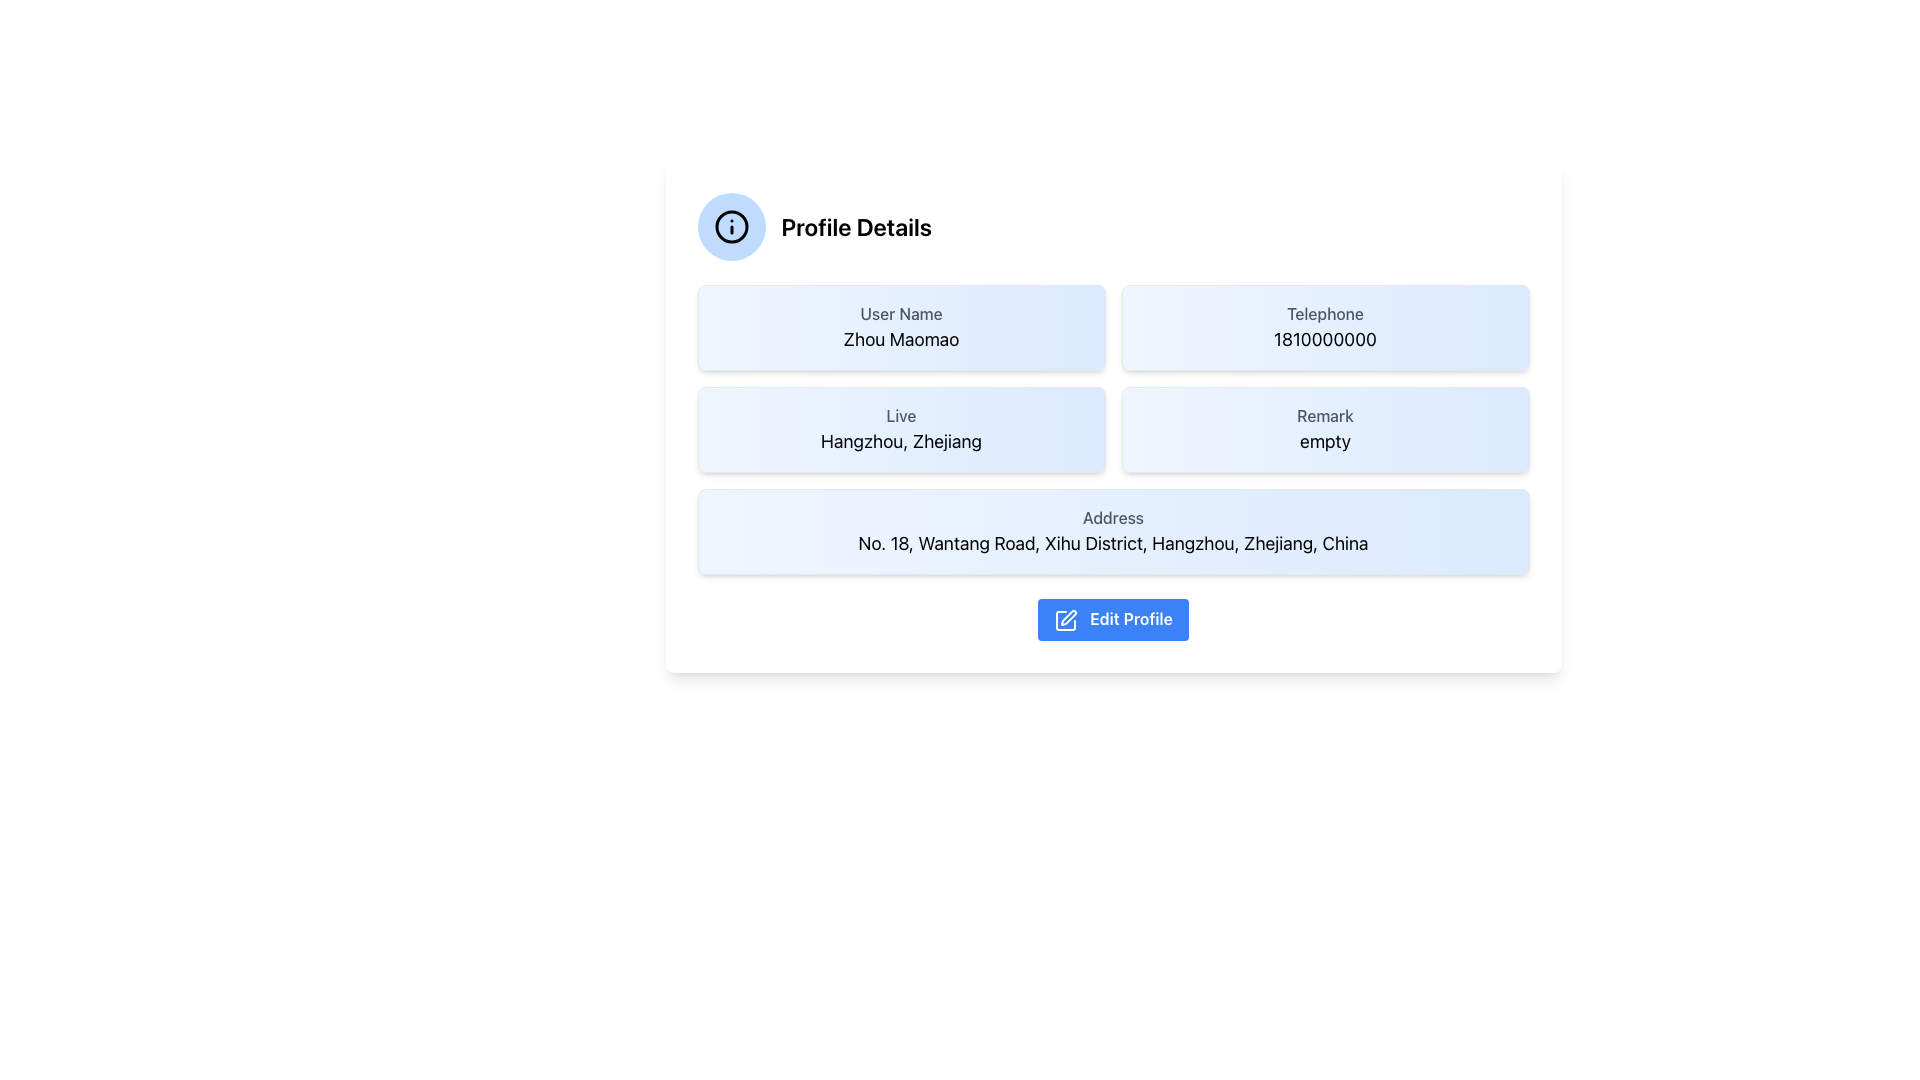 The image size is (1920, 1080). What do you see at coordinates (1065, 619) in the screenshot?
I see `the visual design of the pen icon overlaying the 'Edit Profile' button, which features a minimalist line style and is positioned to the left of the button's text` at bounding box center [1065, 619].